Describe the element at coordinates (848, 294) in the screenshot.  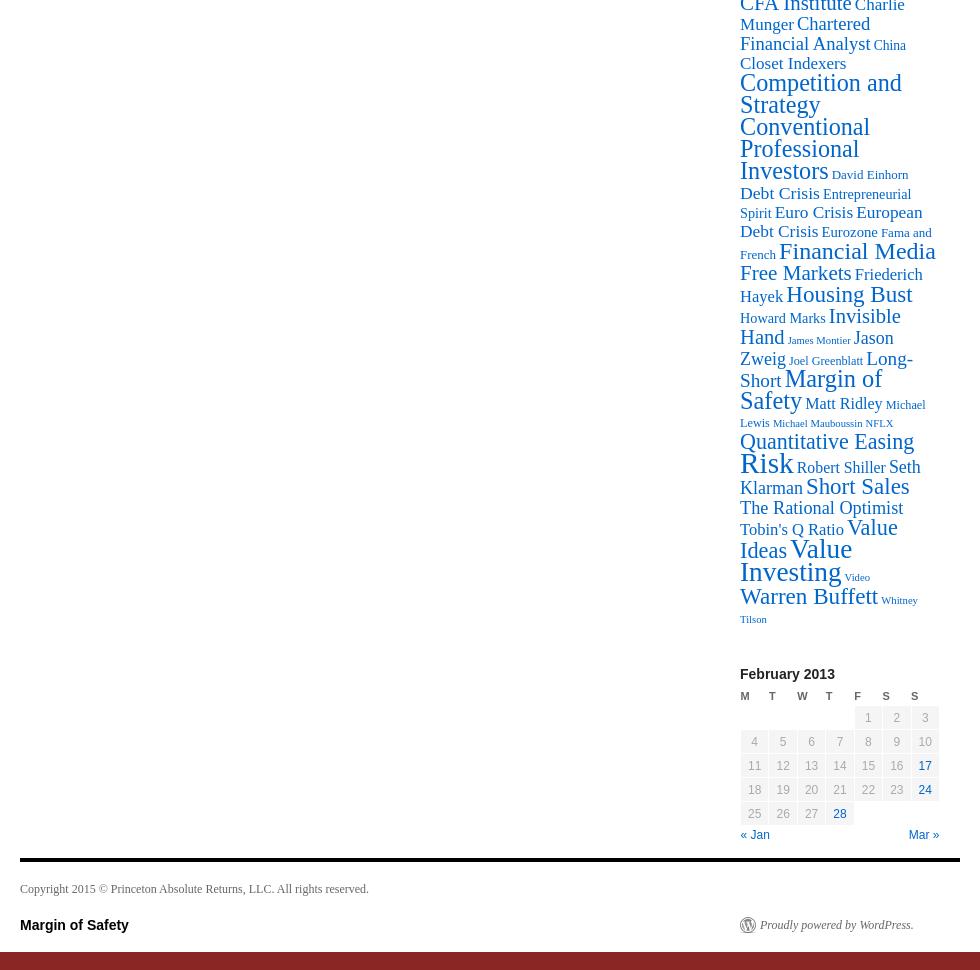
I see `'Housing Bust'` at that location.